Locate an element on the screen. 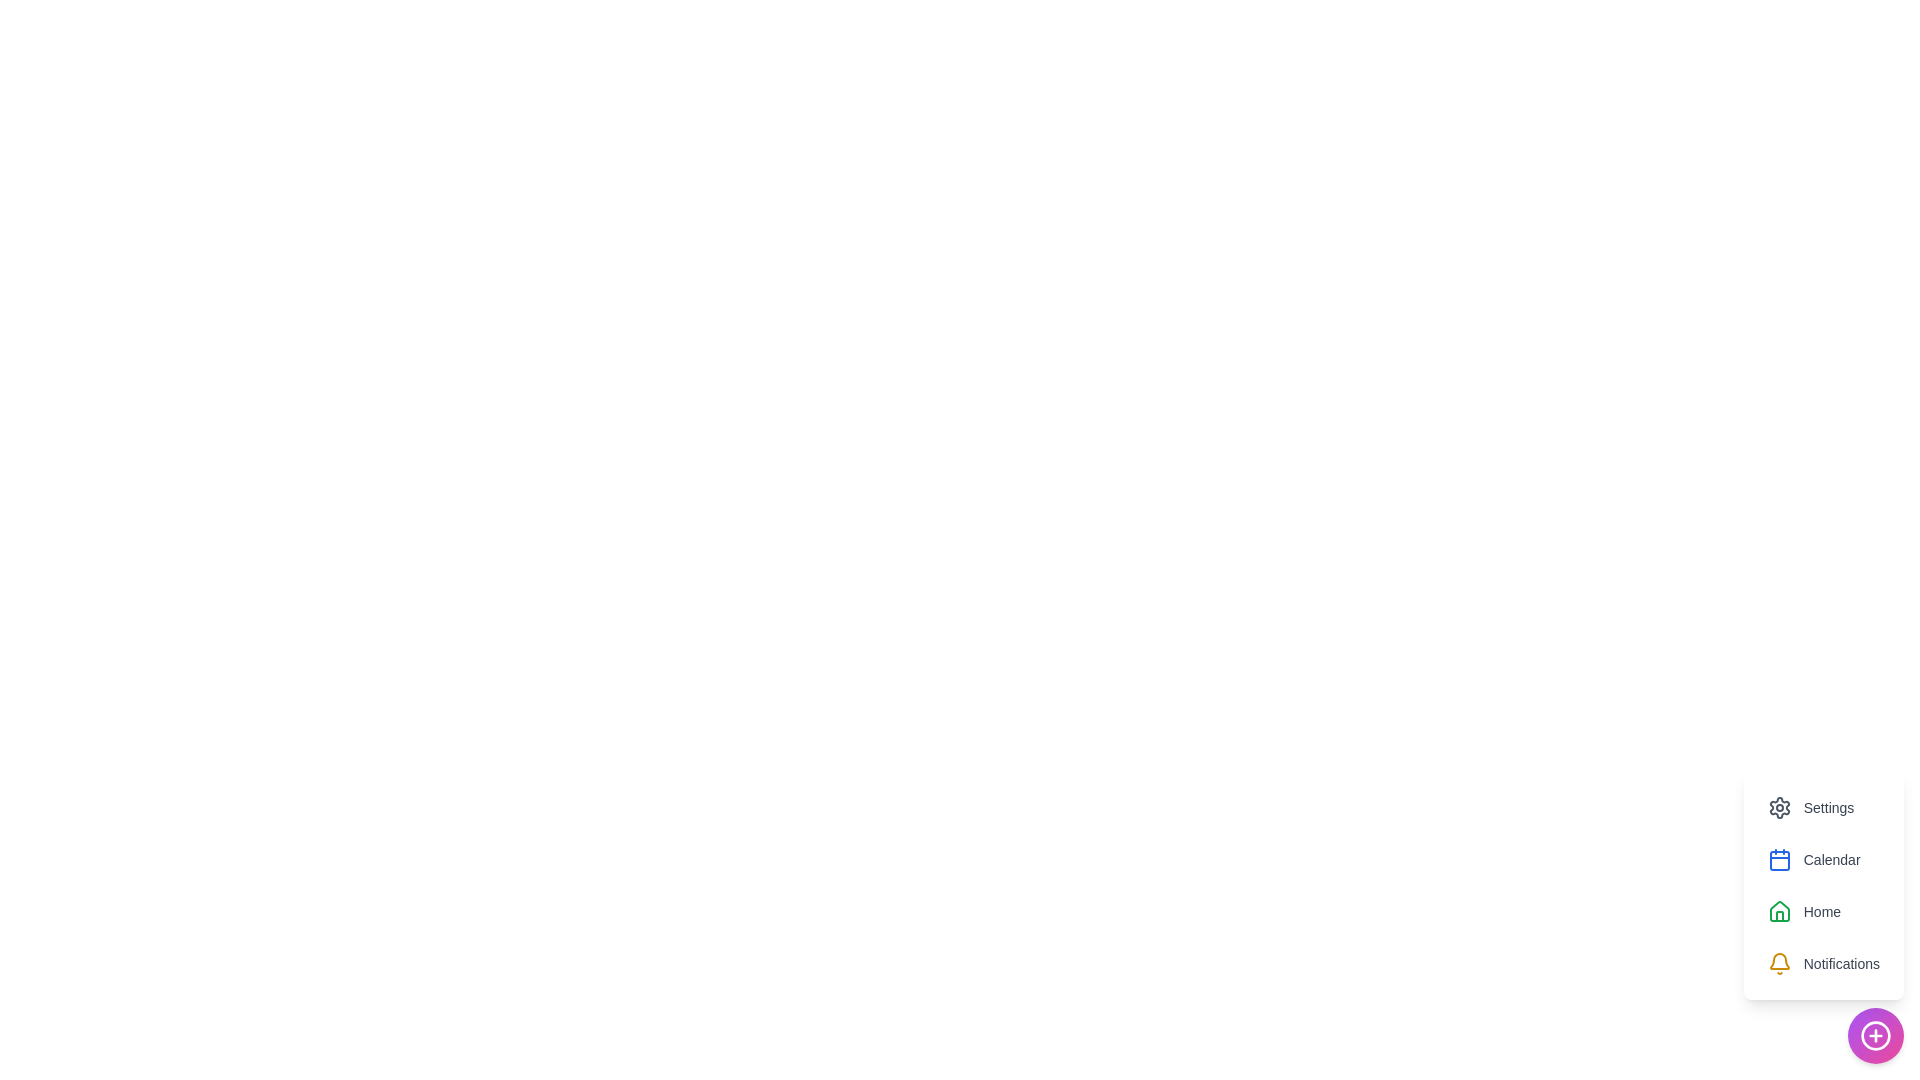 The image size is (1920, 1080). the Home option from the menu is located at coordinates (1804, 911).